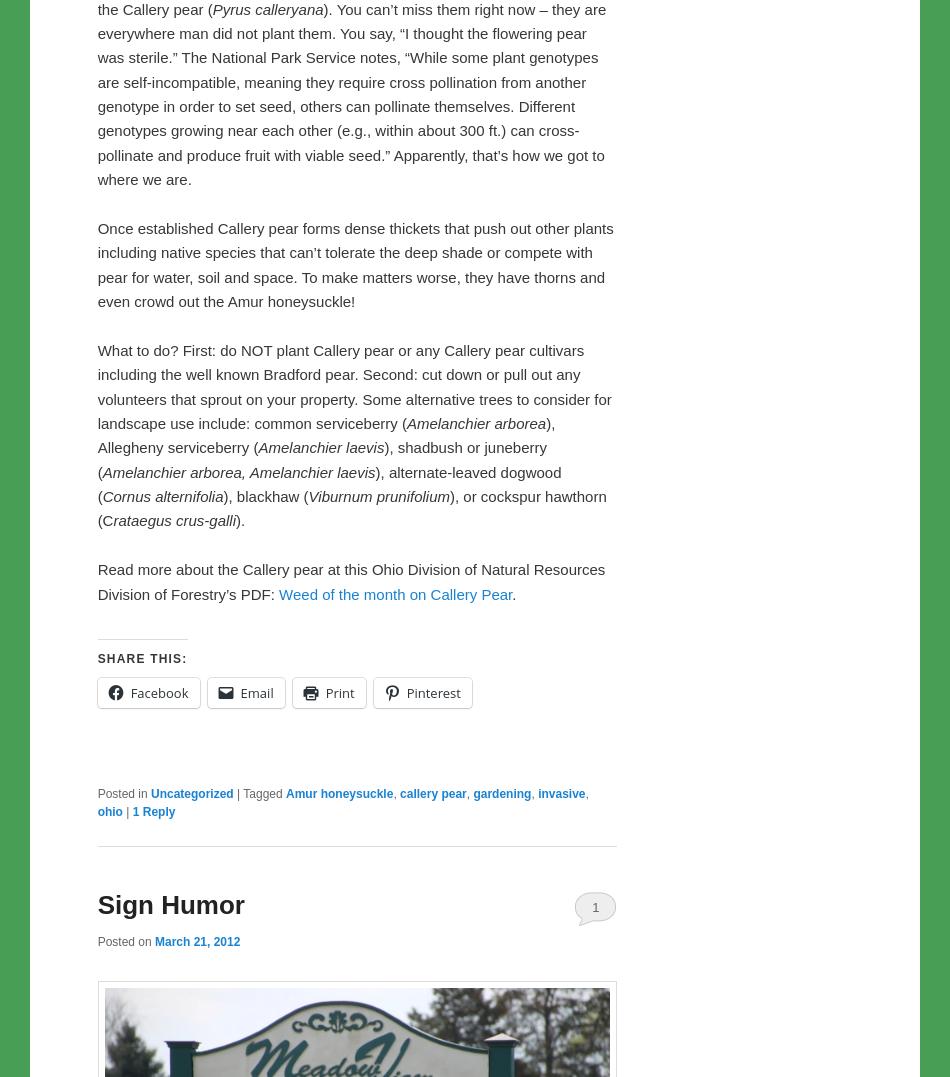  Describe the element at coordinates (162, 496) in the screenshot. I see `'Cornus alternifolia'` at that location.